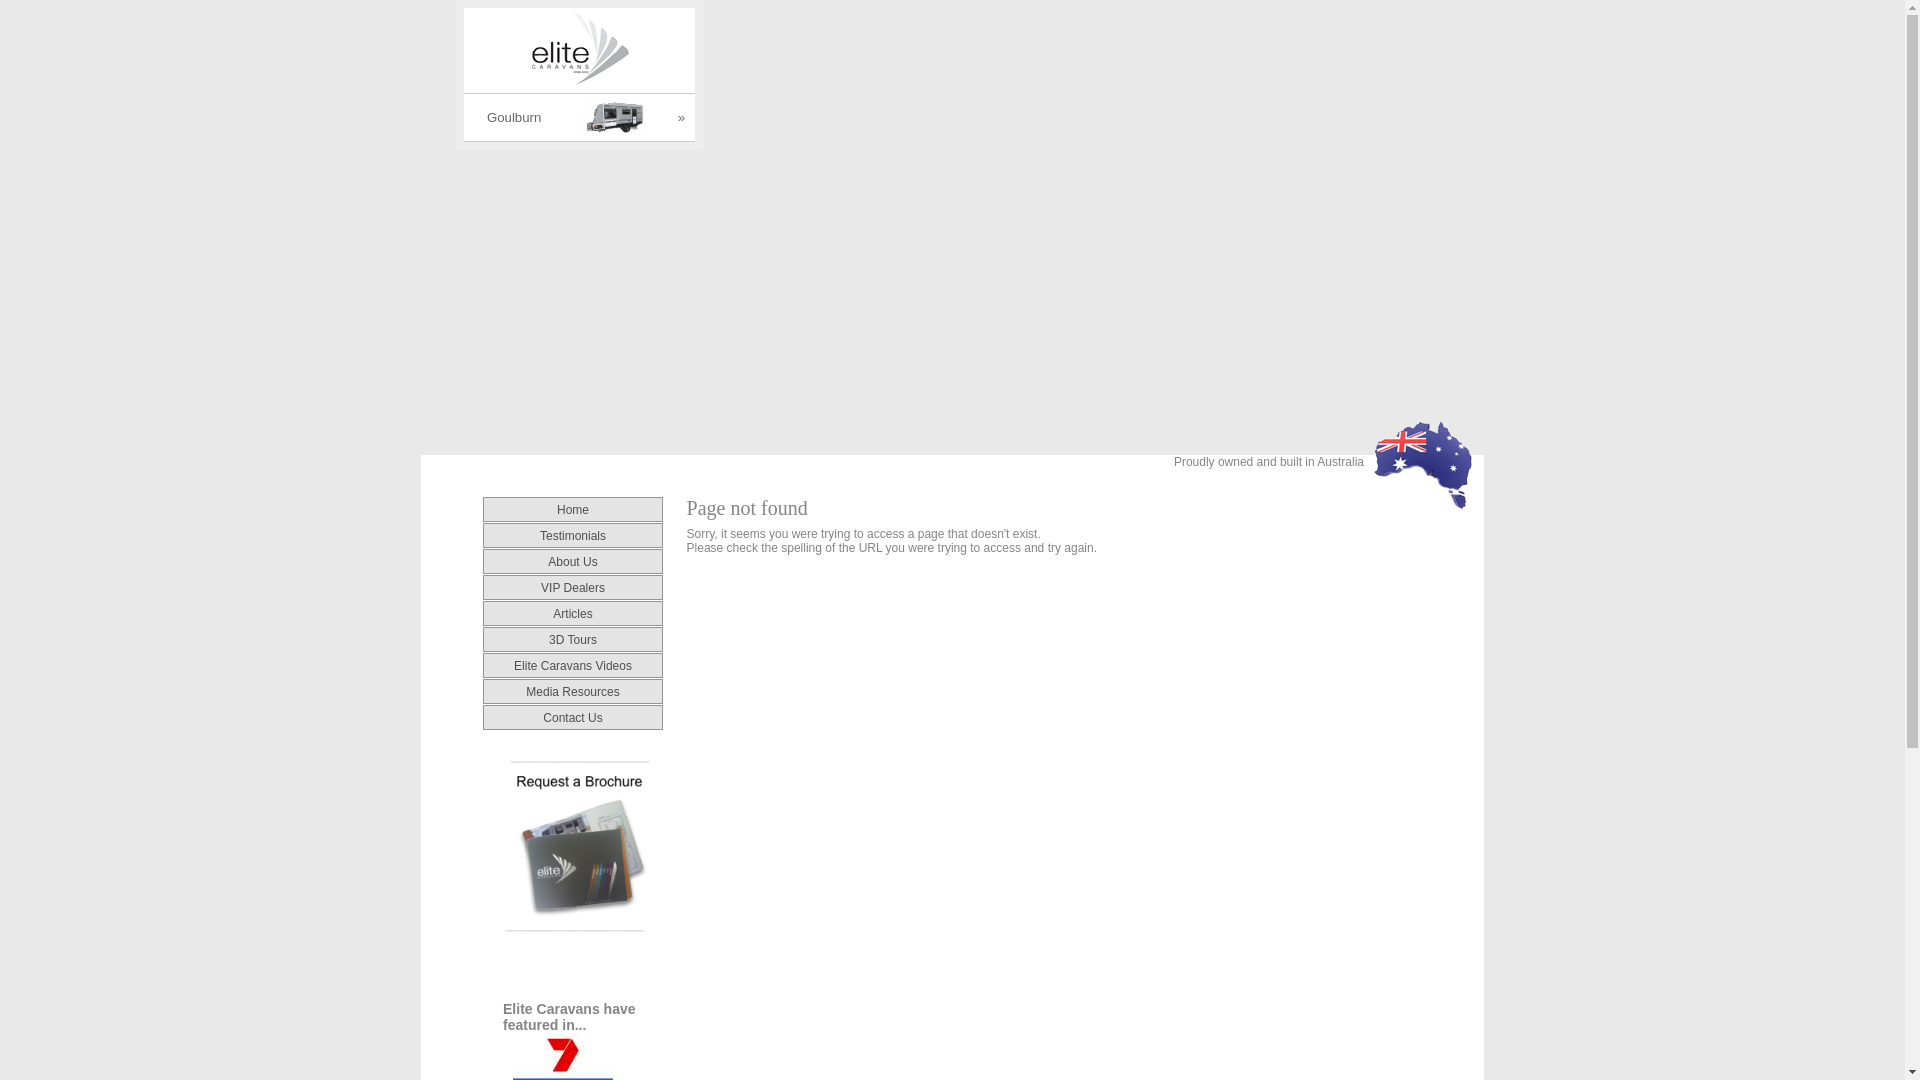 This screenshot has height=1080, width=1920. Describe the element at coordinates (571, 639) in the screenshot. I see `'3D Tours'` at that location.